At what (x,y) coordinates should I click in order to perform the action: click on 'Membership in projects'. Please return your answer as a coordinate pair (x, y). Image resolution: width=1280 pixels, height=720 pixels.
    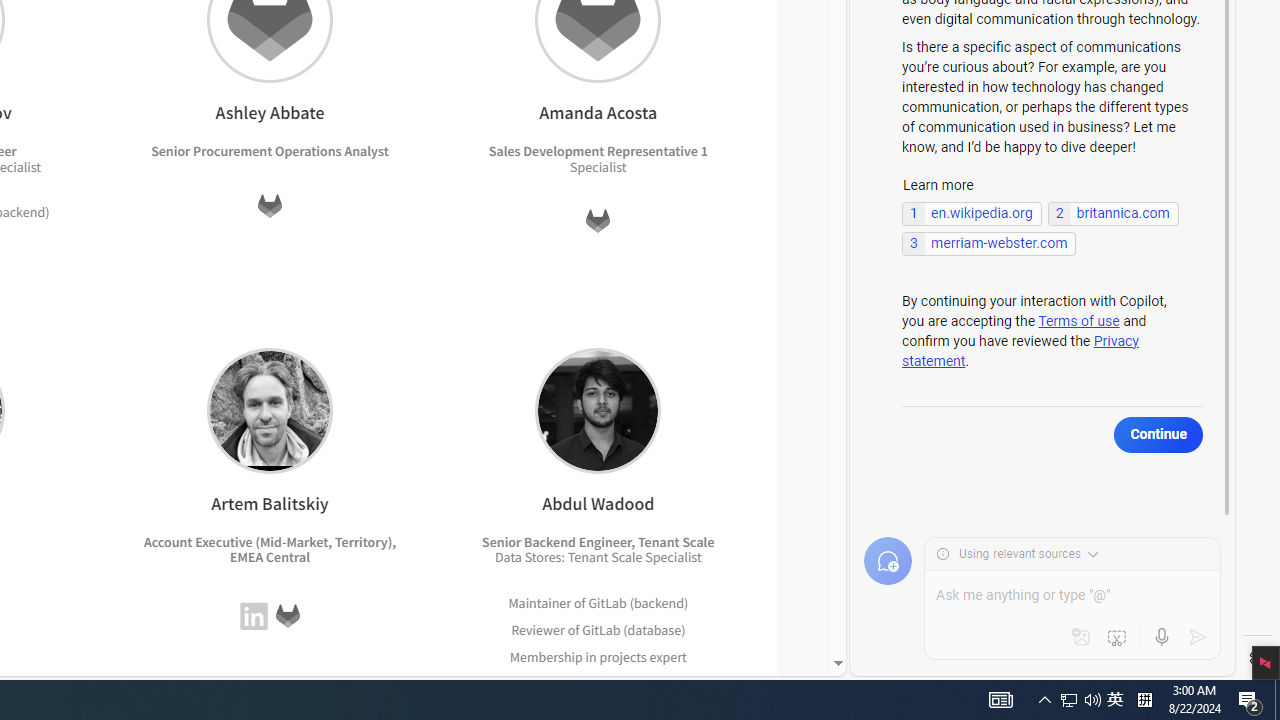
    Looking at the image, I should click on (576, 656).